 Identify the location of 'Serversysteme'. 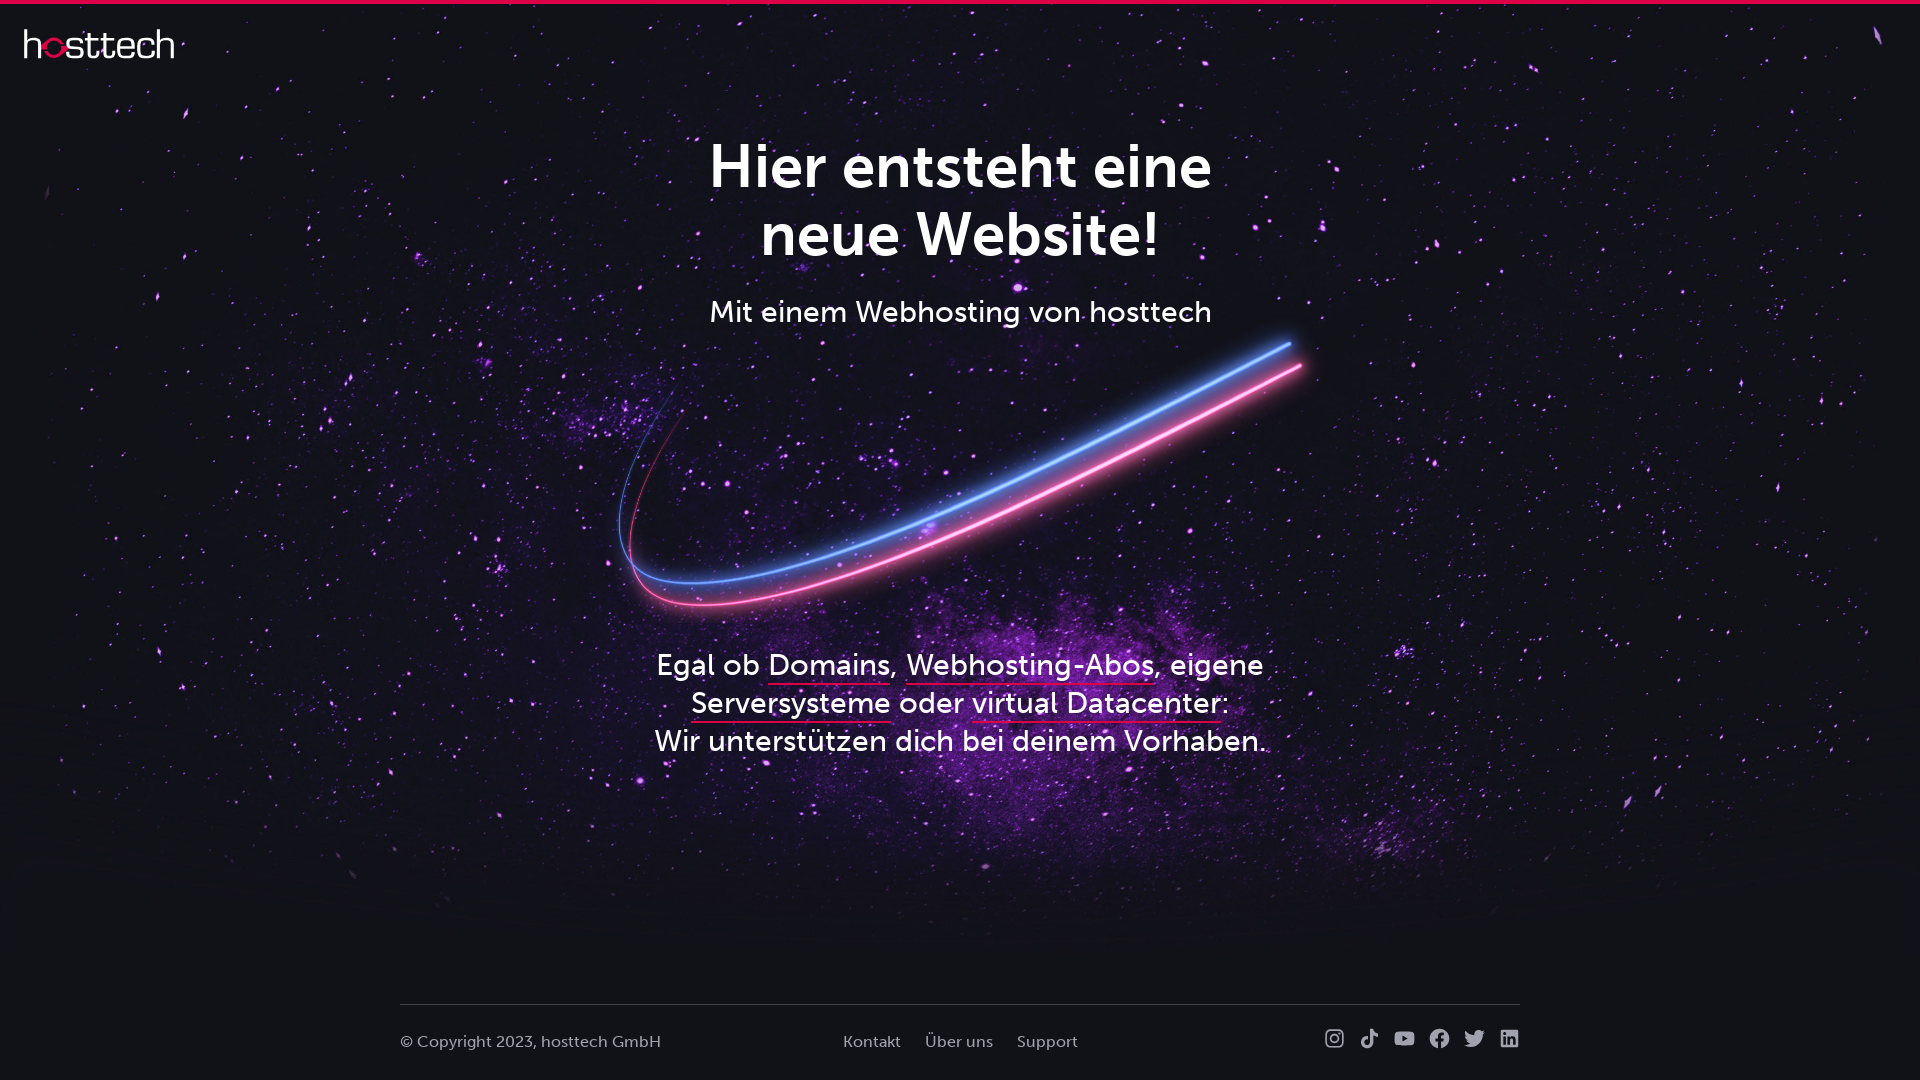
(789, 703).